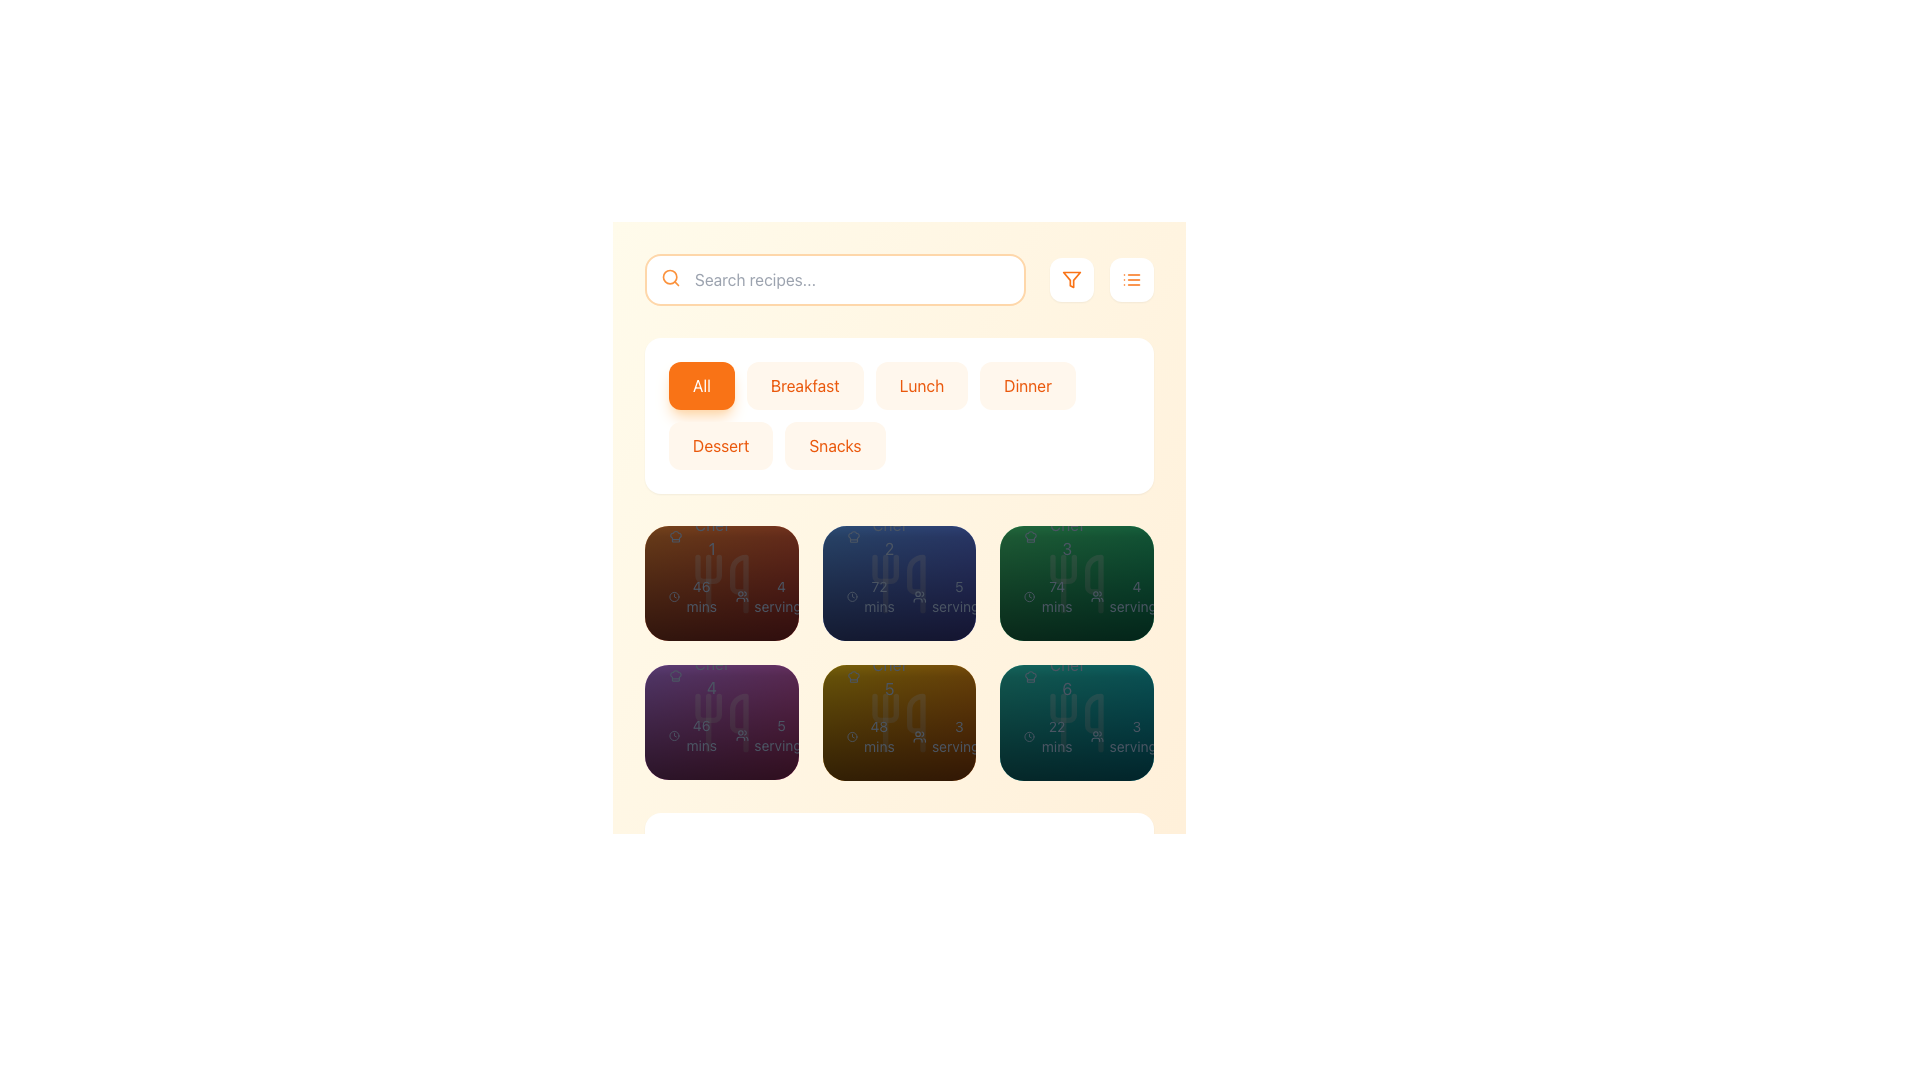  What do you see at coordinates (1048, 596) in the screenshot?
I see `the Text label with an icon indicating the duration of a recipe, located in the bottom row of the grid layout, first item on the rightmost card` at bounding box center [1048, 596].